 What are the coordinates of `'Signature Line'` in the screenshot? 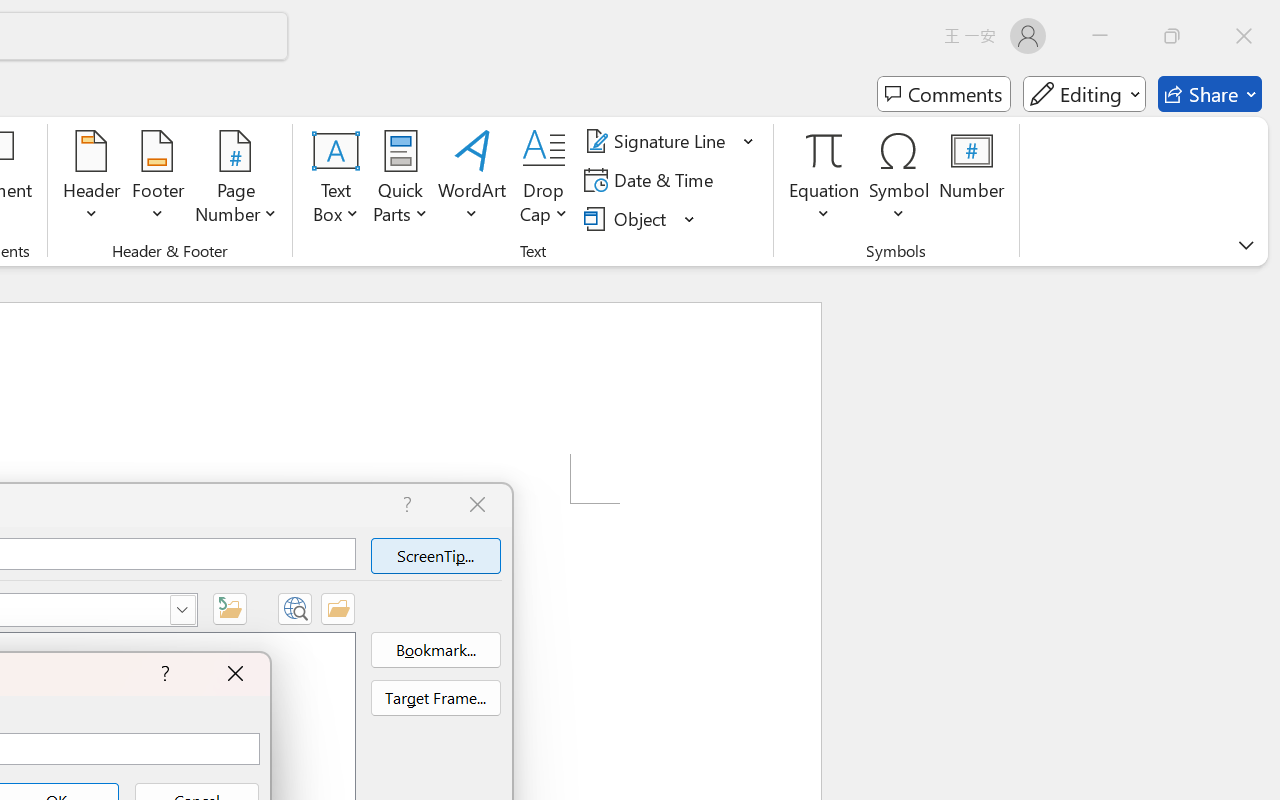 It's located at (670, 141).